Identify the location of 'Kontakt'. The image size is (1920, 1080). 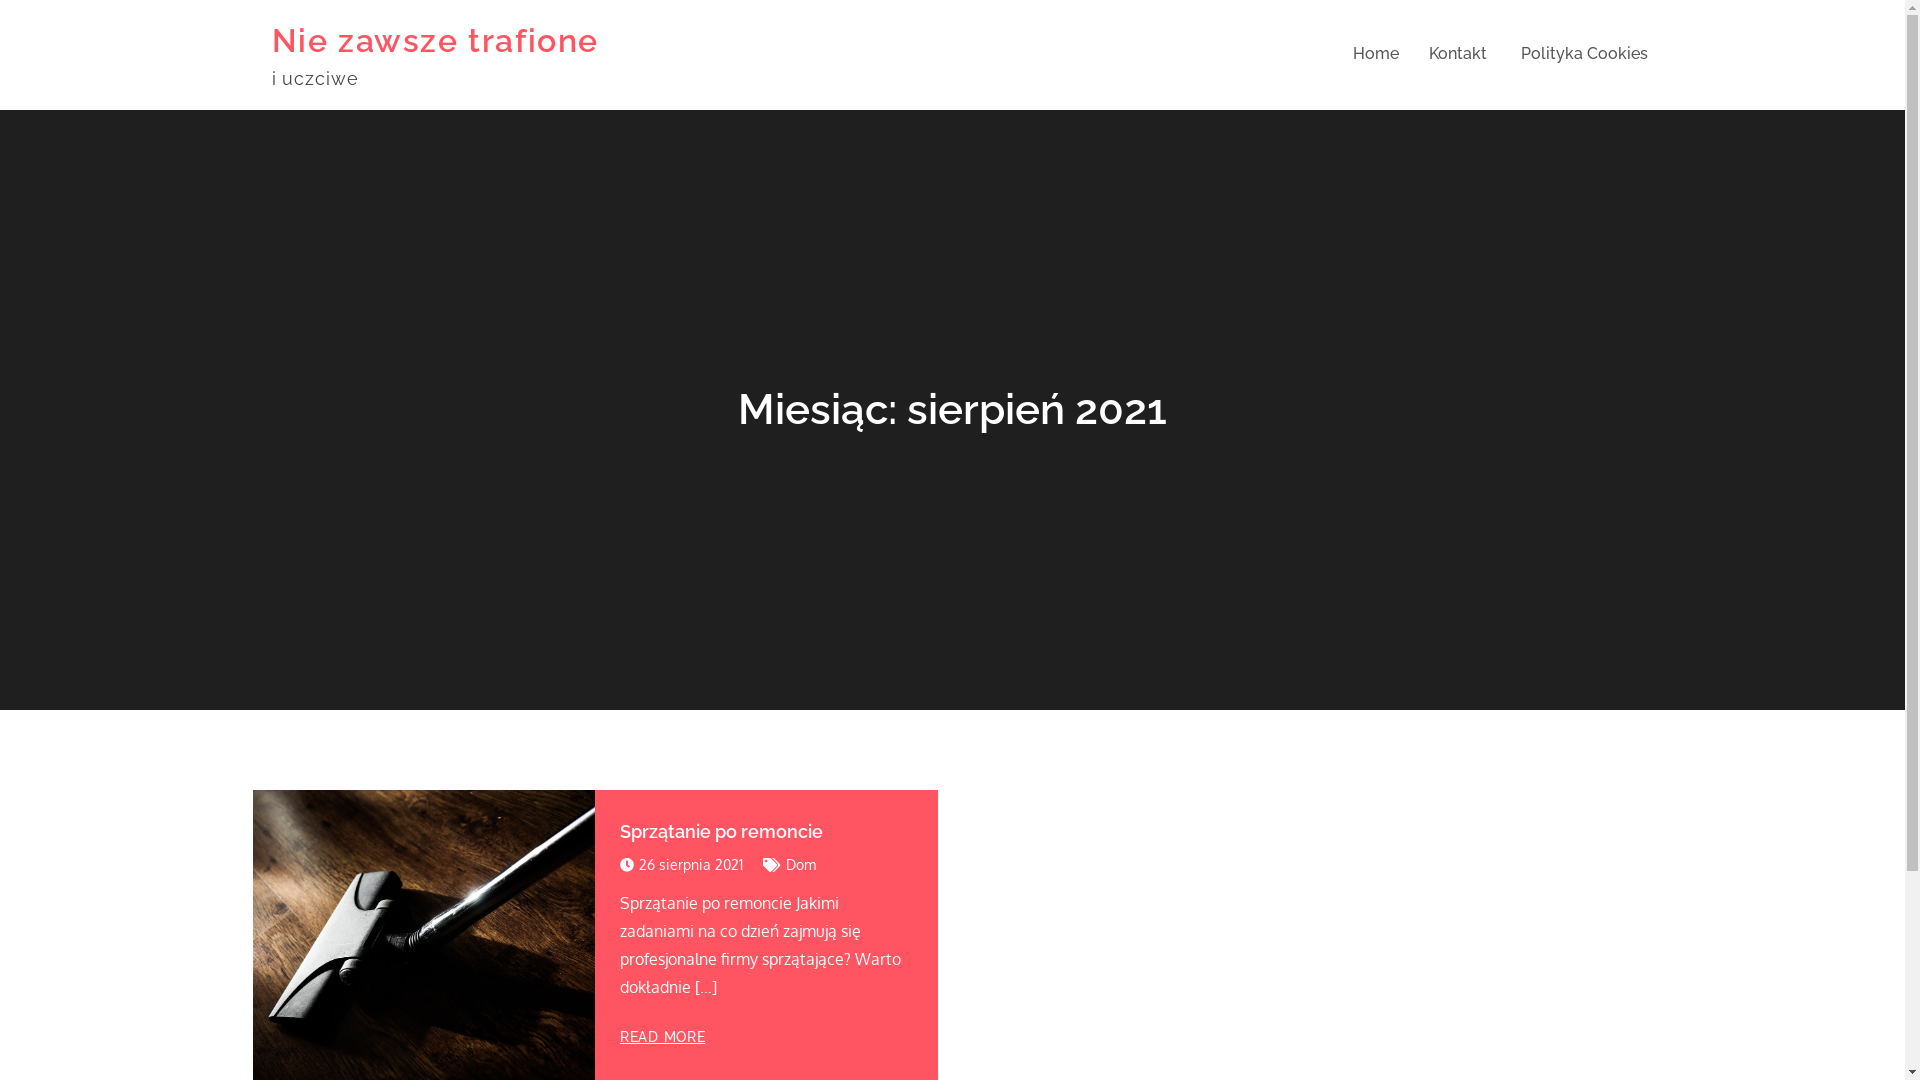
(1457, 53).